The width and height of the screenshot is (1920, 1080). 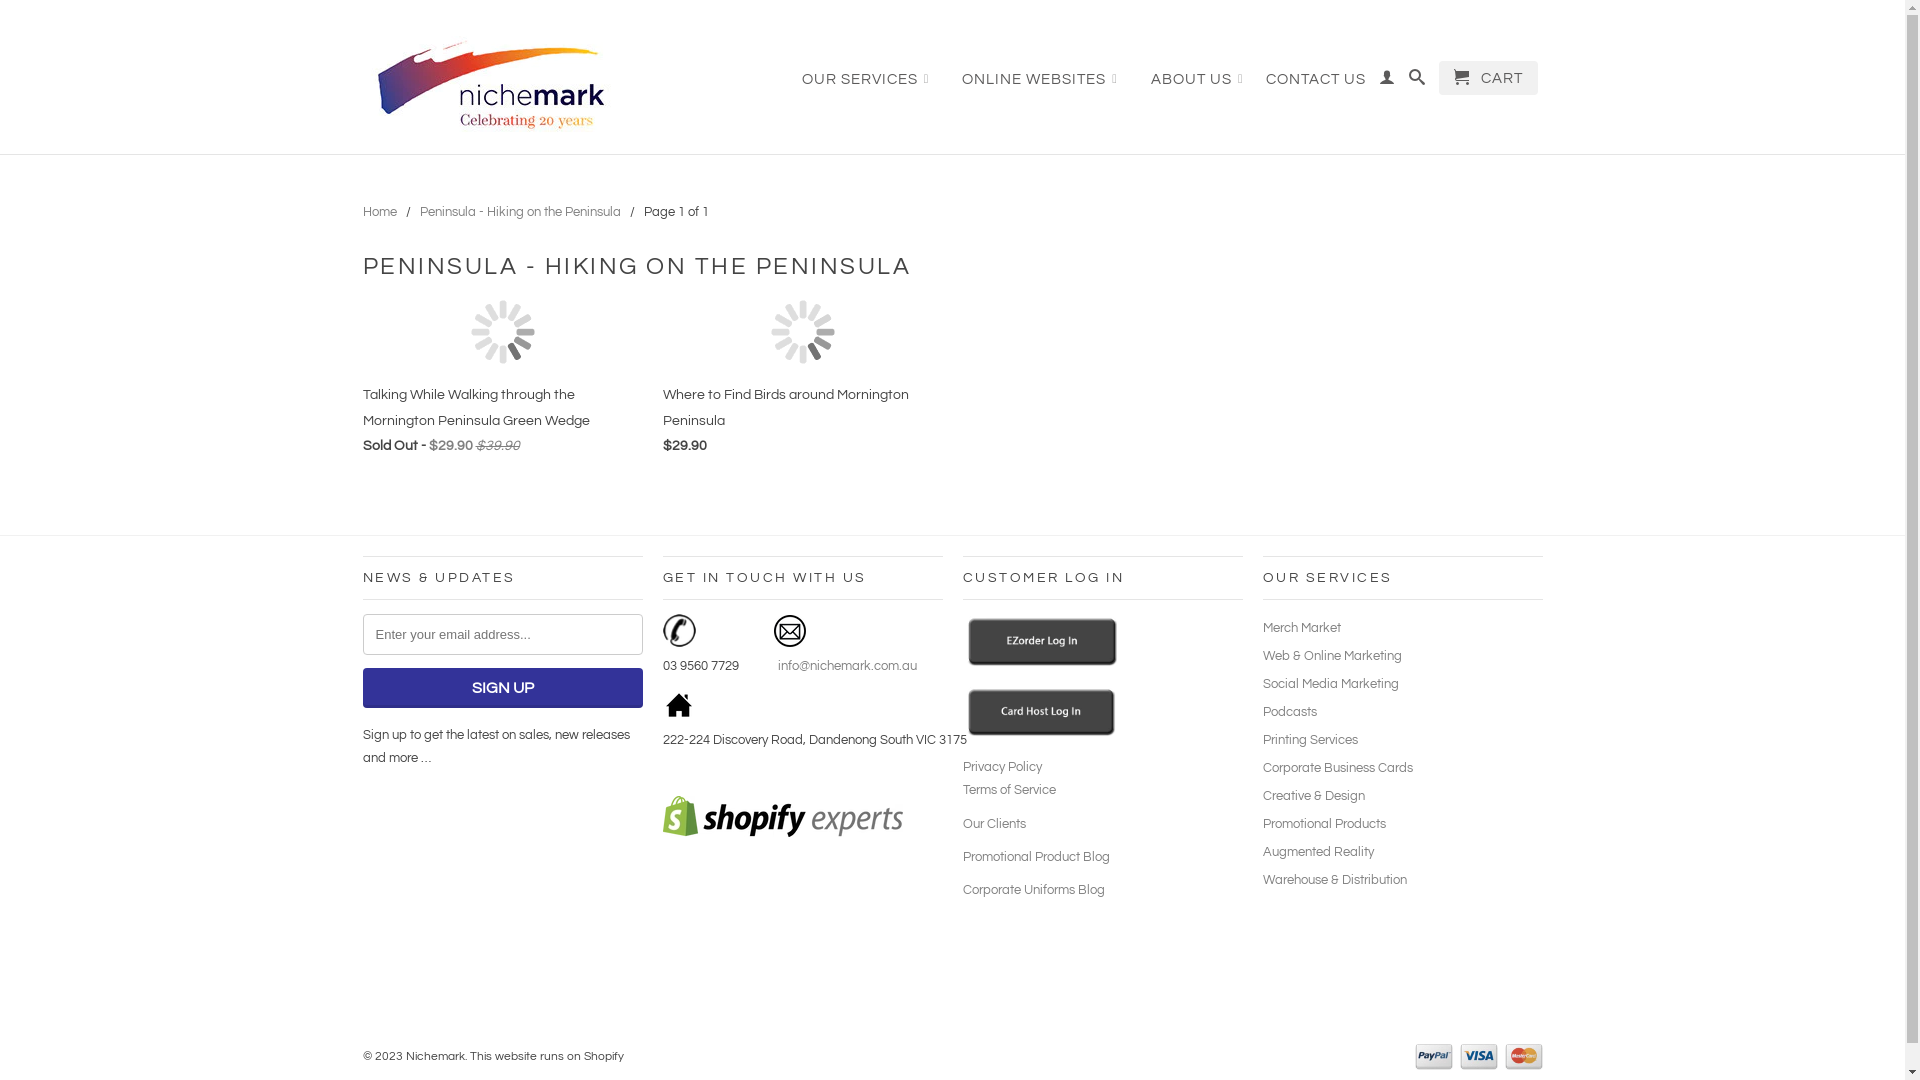 What do you see at coordinates (1334, 878) in the screenshot?
I see `'Warehouse & Distribution'` at bounding box center [1334, 878].